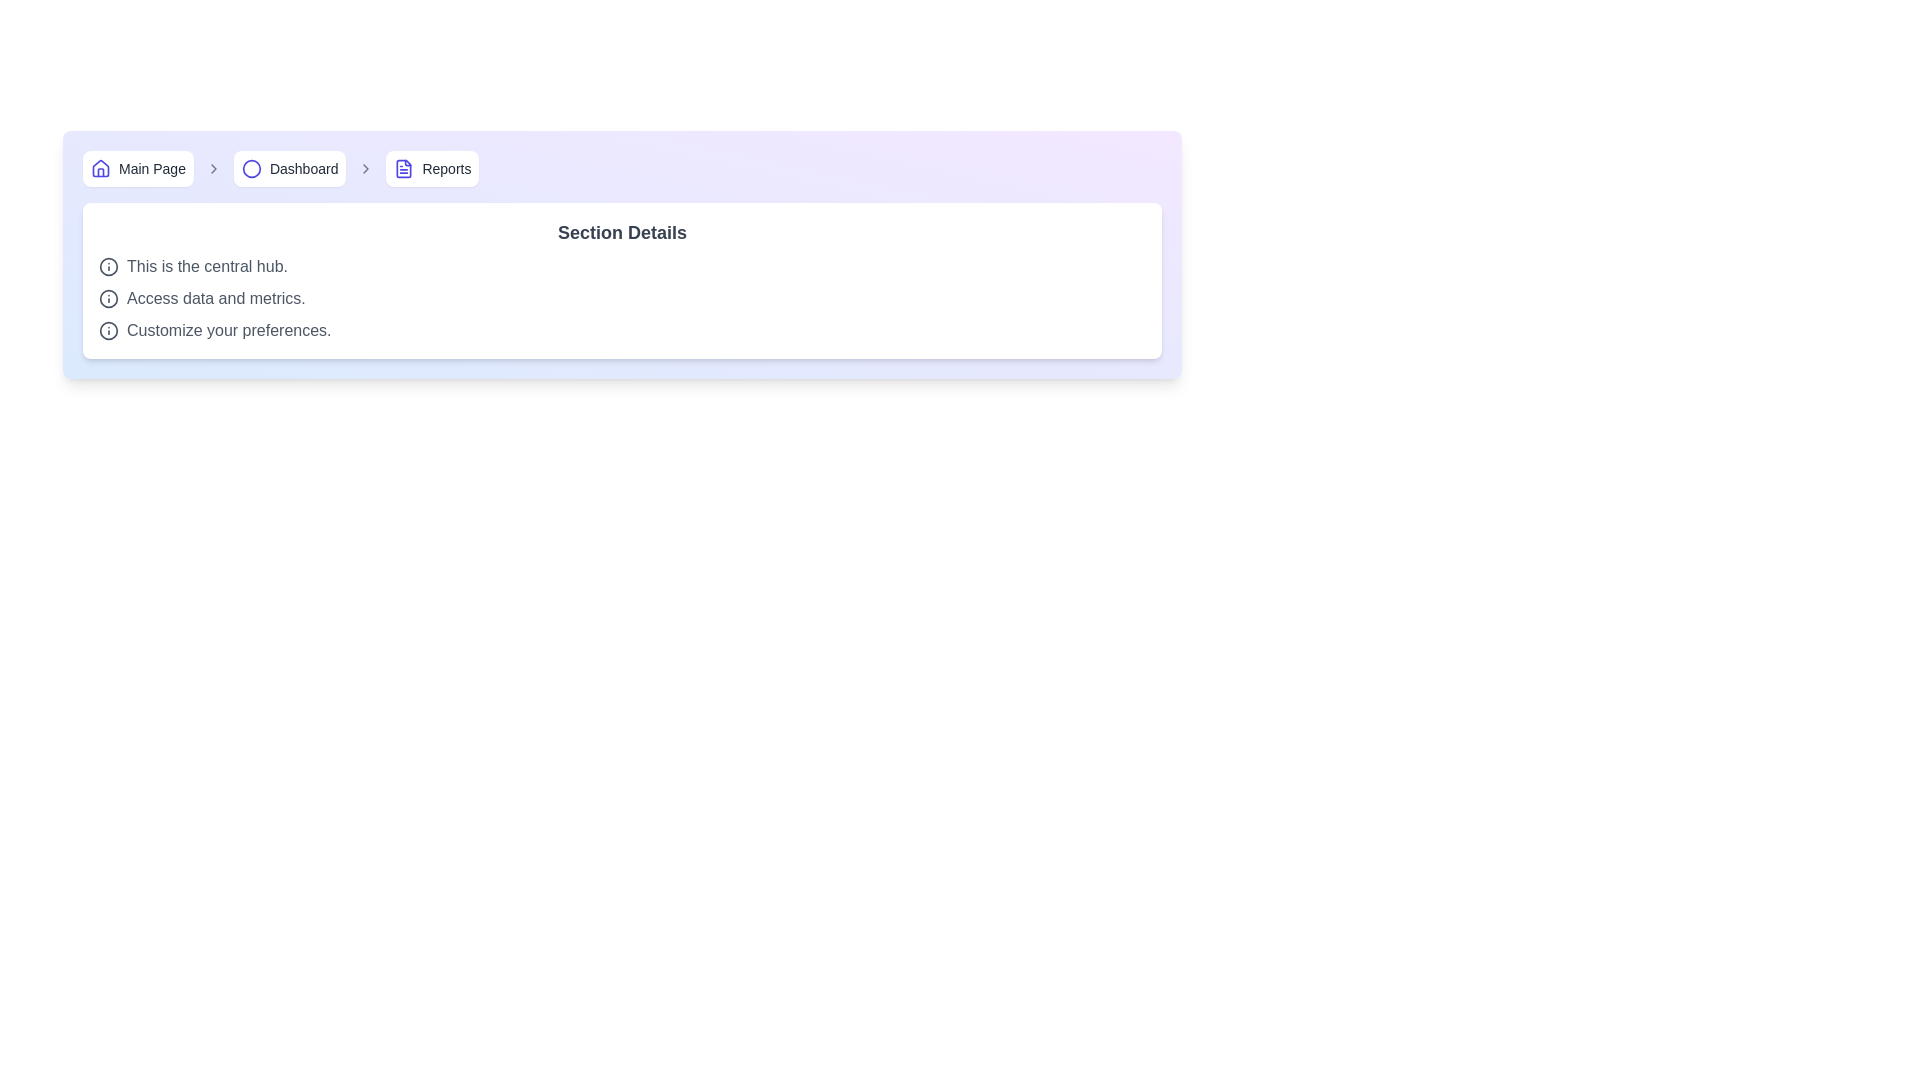 The image size is (1920, 1080). I want to click on the SVG graphic representing the 'Reports' section in the breadcrumb navigation bar, located next to the 'Reports' text label, so click(403, 168).